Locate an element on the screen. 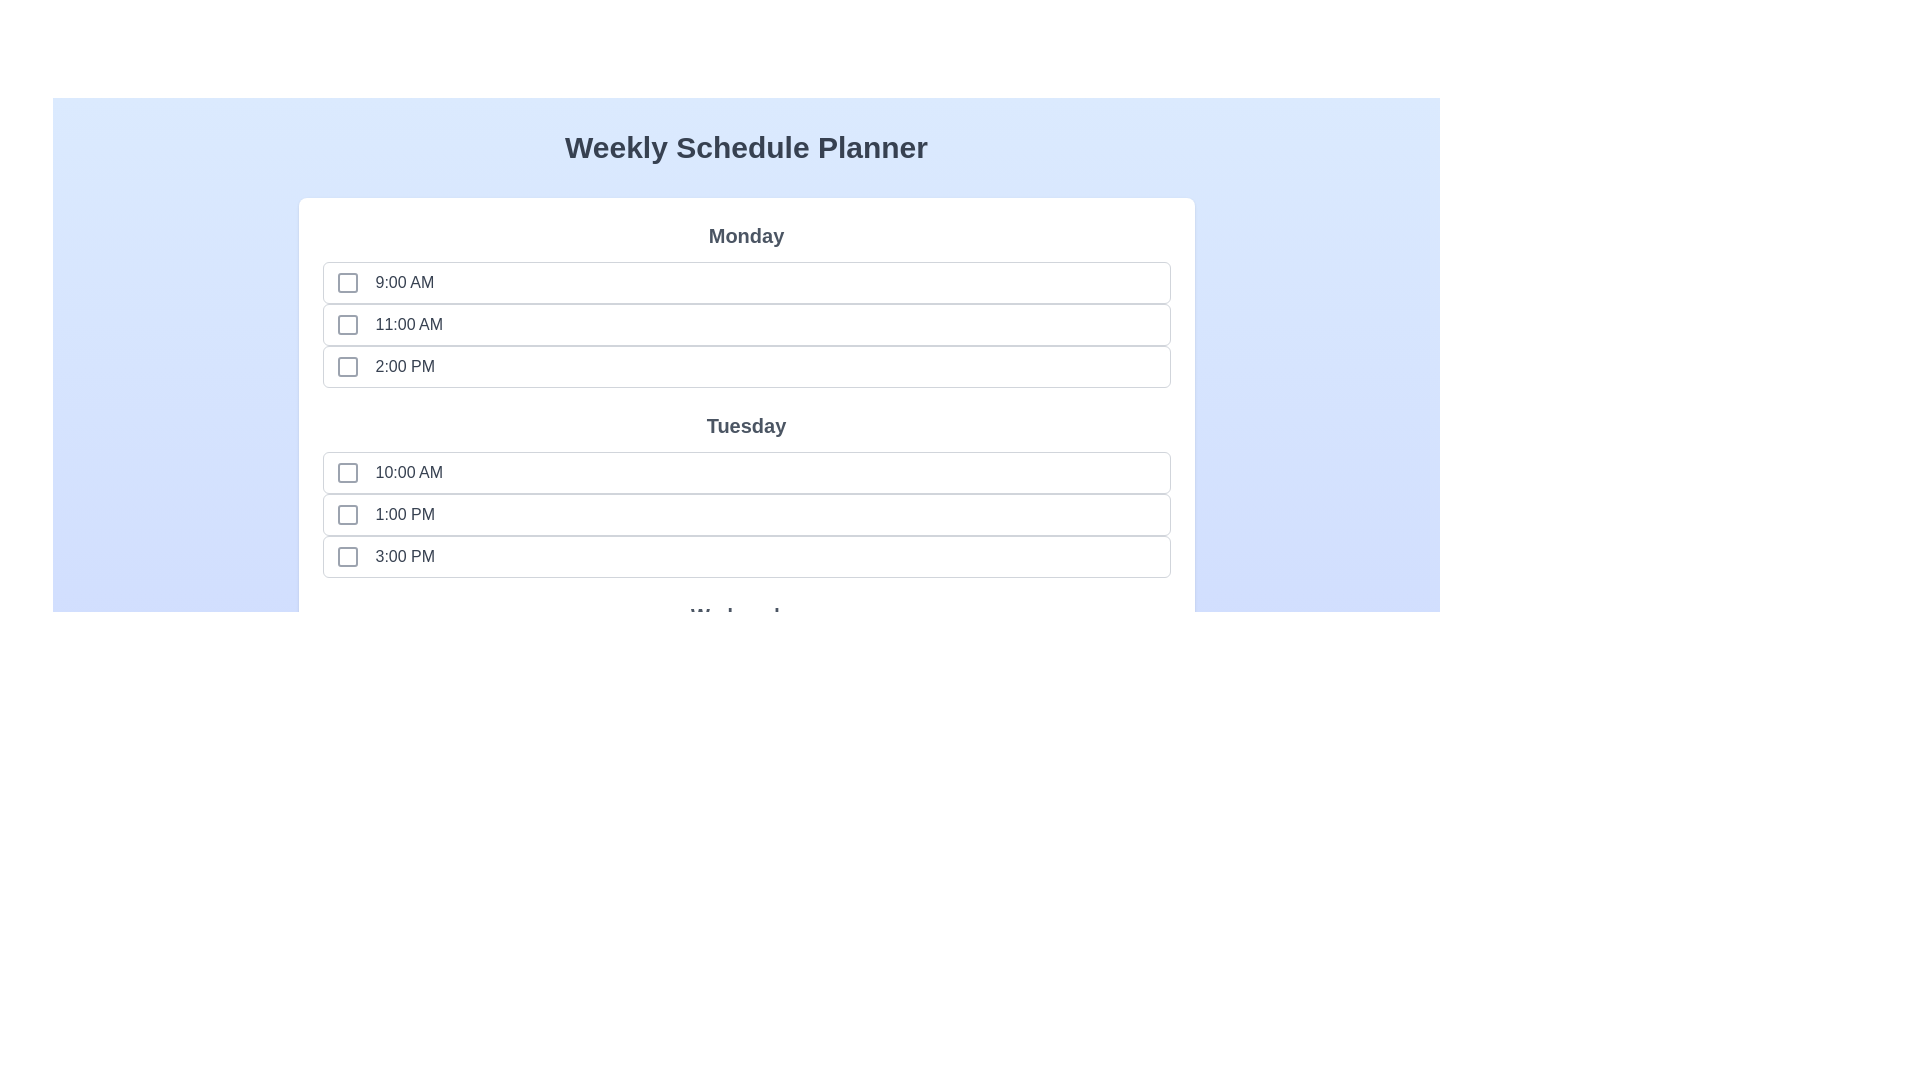 The width and height of the screenshot is (1920, 1080). the time slot Tuesday at 10:00 AM is located at coordinates (347, 473).